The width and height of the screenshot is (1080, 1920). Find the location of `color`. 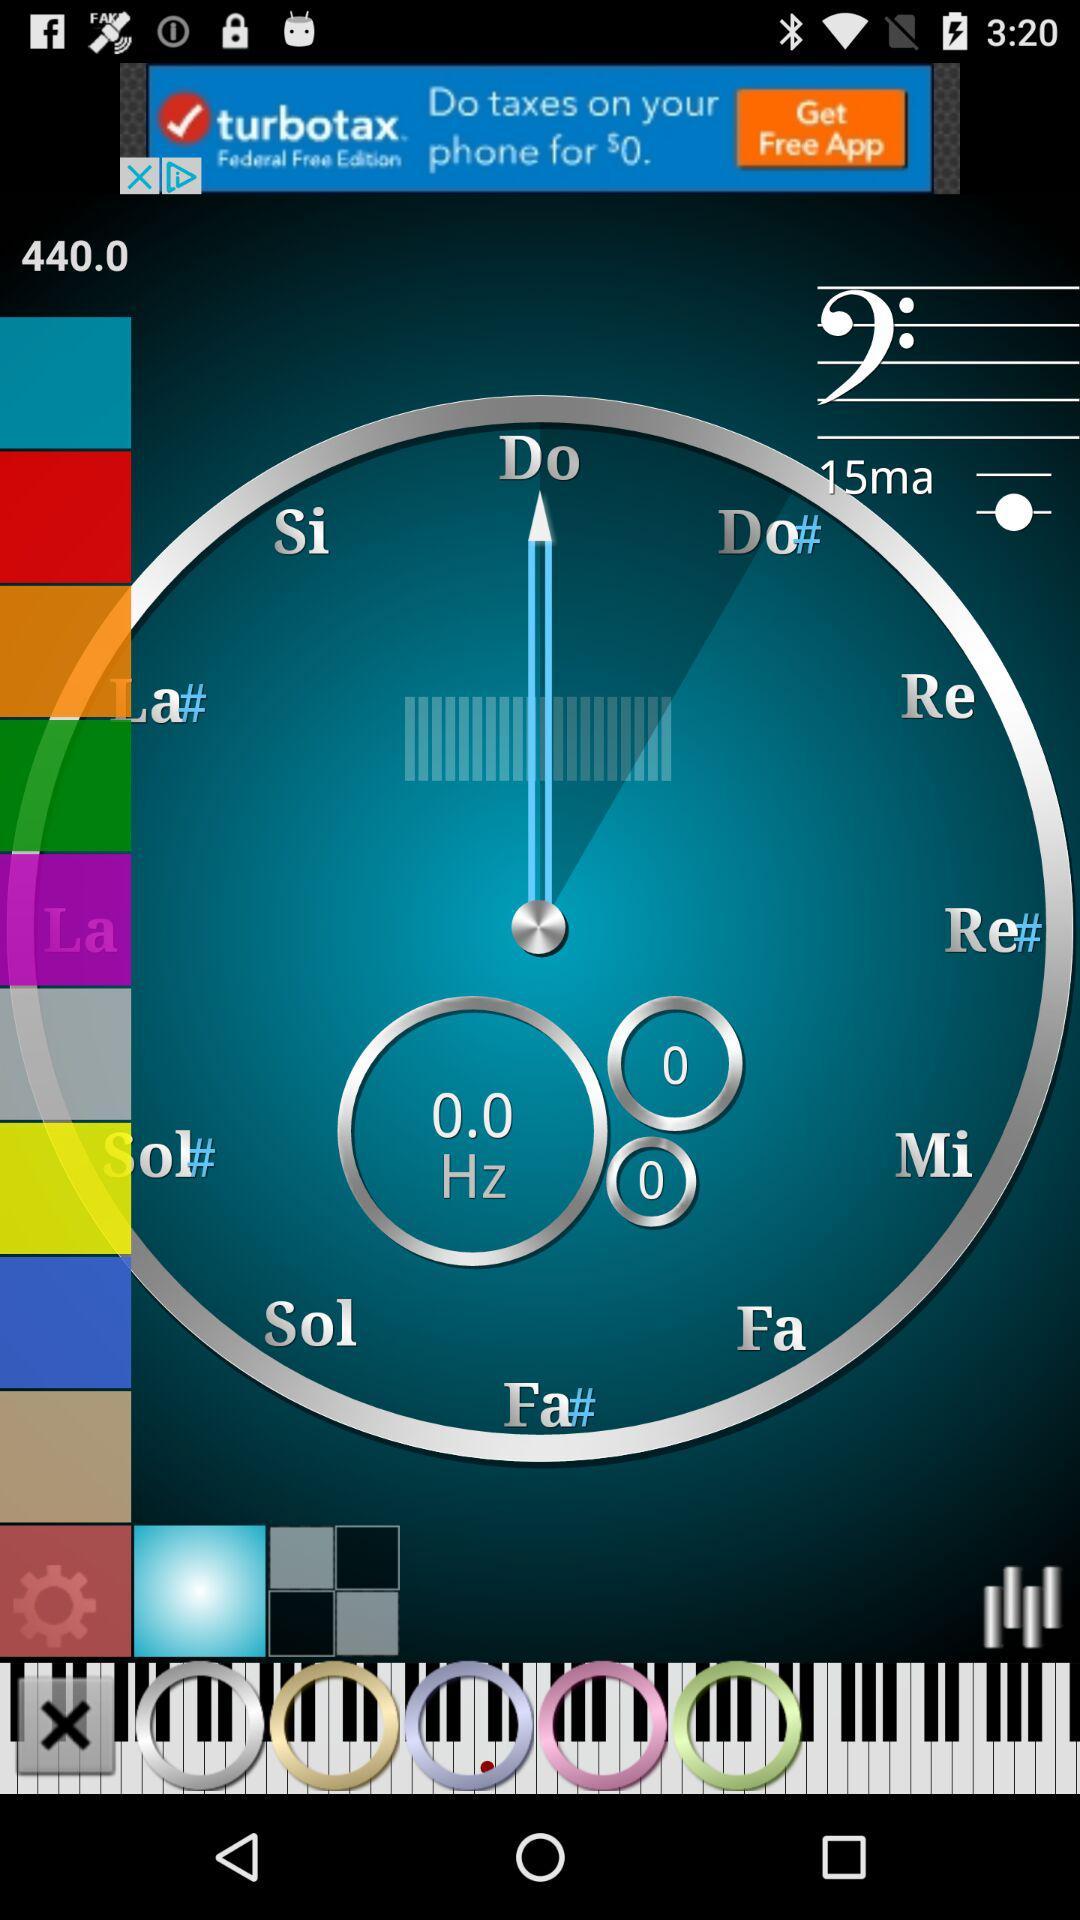

color is located at coordinates (64, 1053).